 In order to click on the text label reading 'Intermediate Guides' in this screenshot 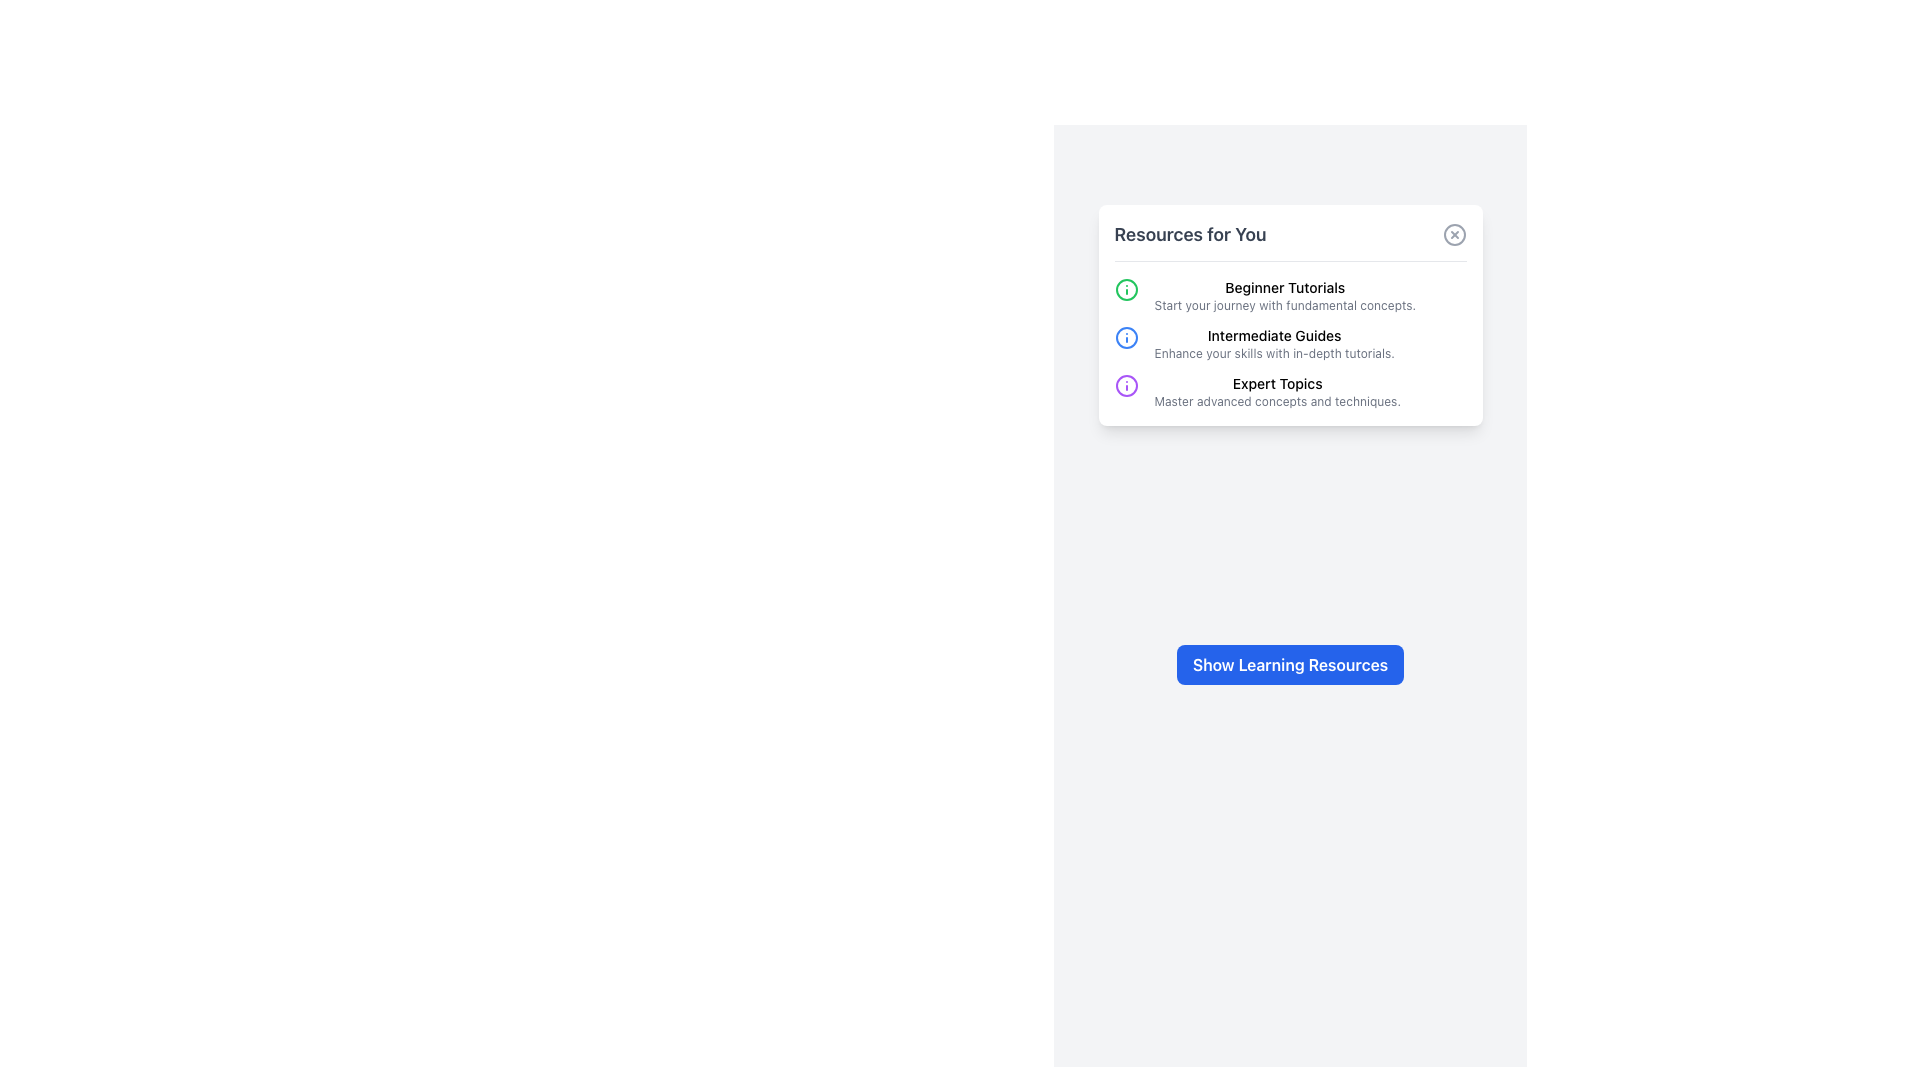, I will do `click(1273, 334)`.